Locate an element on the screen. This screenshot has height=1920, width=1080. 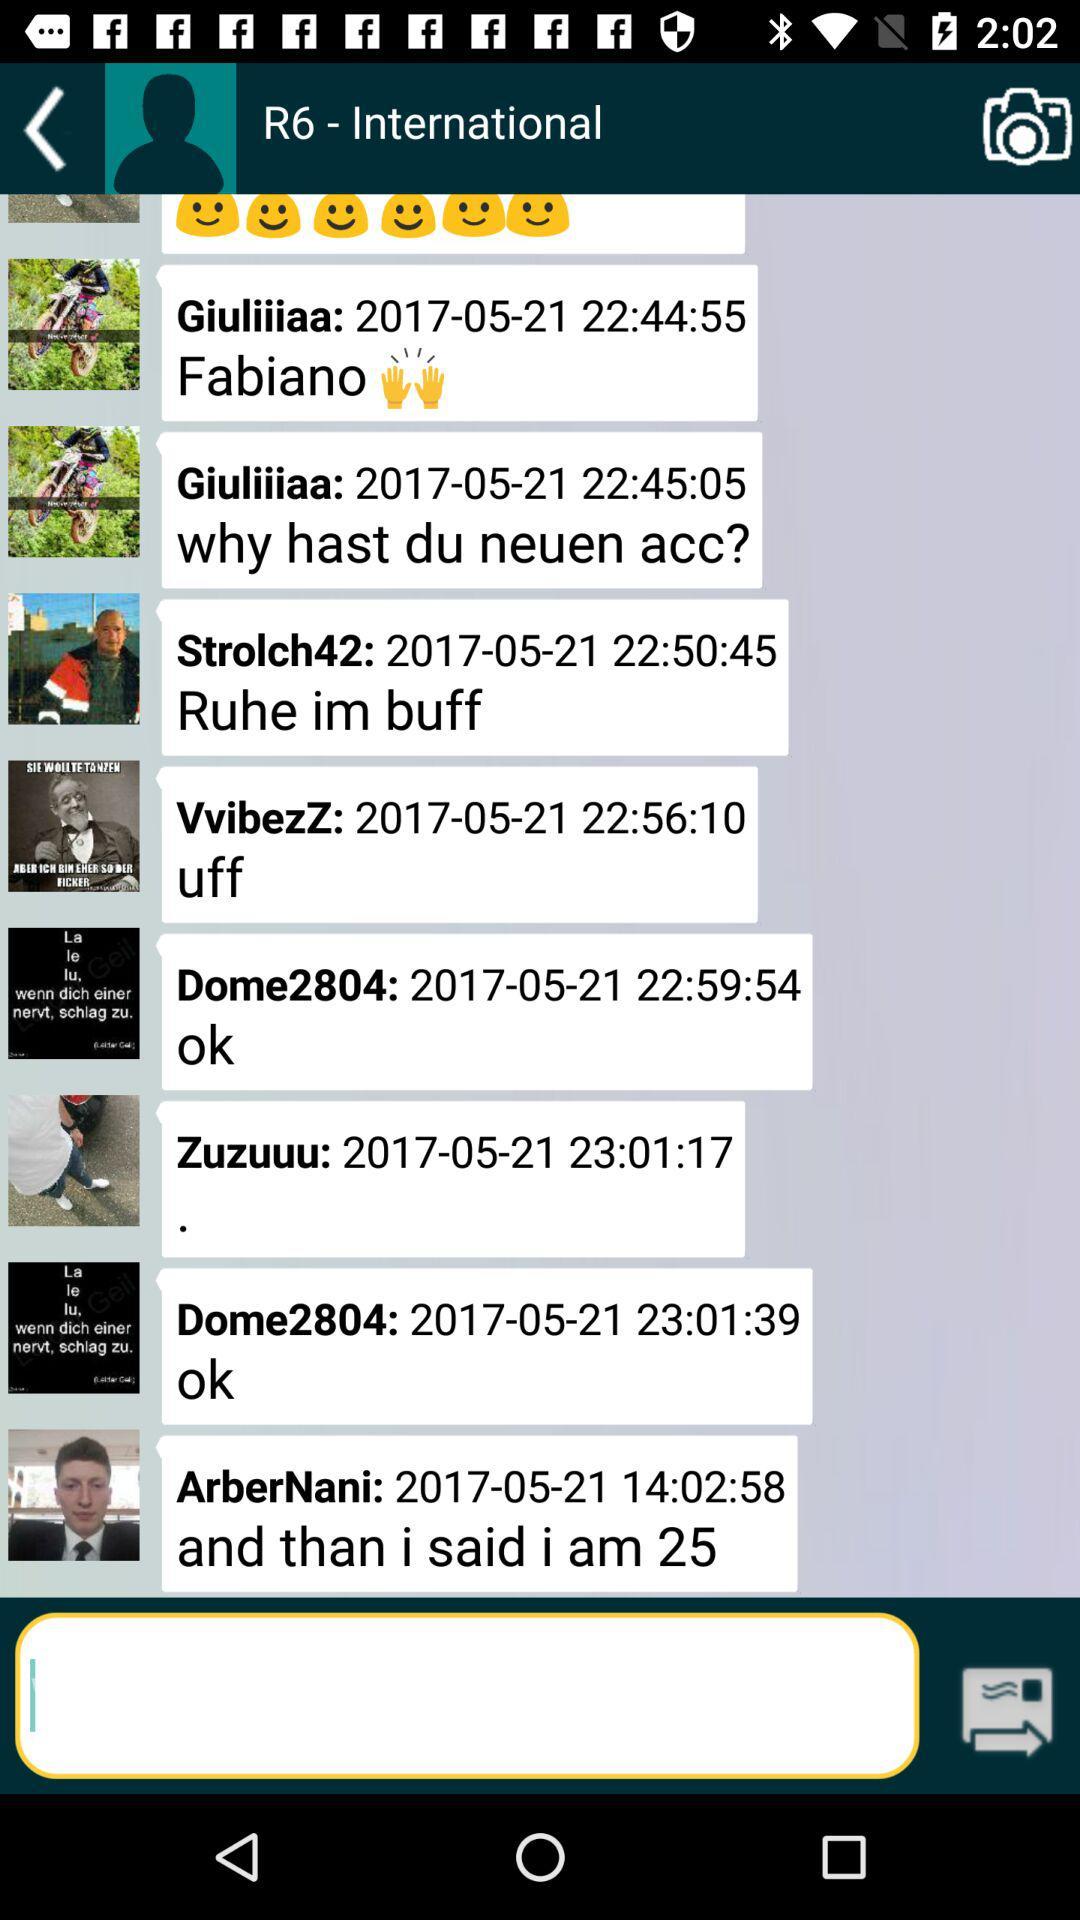
r6 - international app is located at coordinates (617, 141).